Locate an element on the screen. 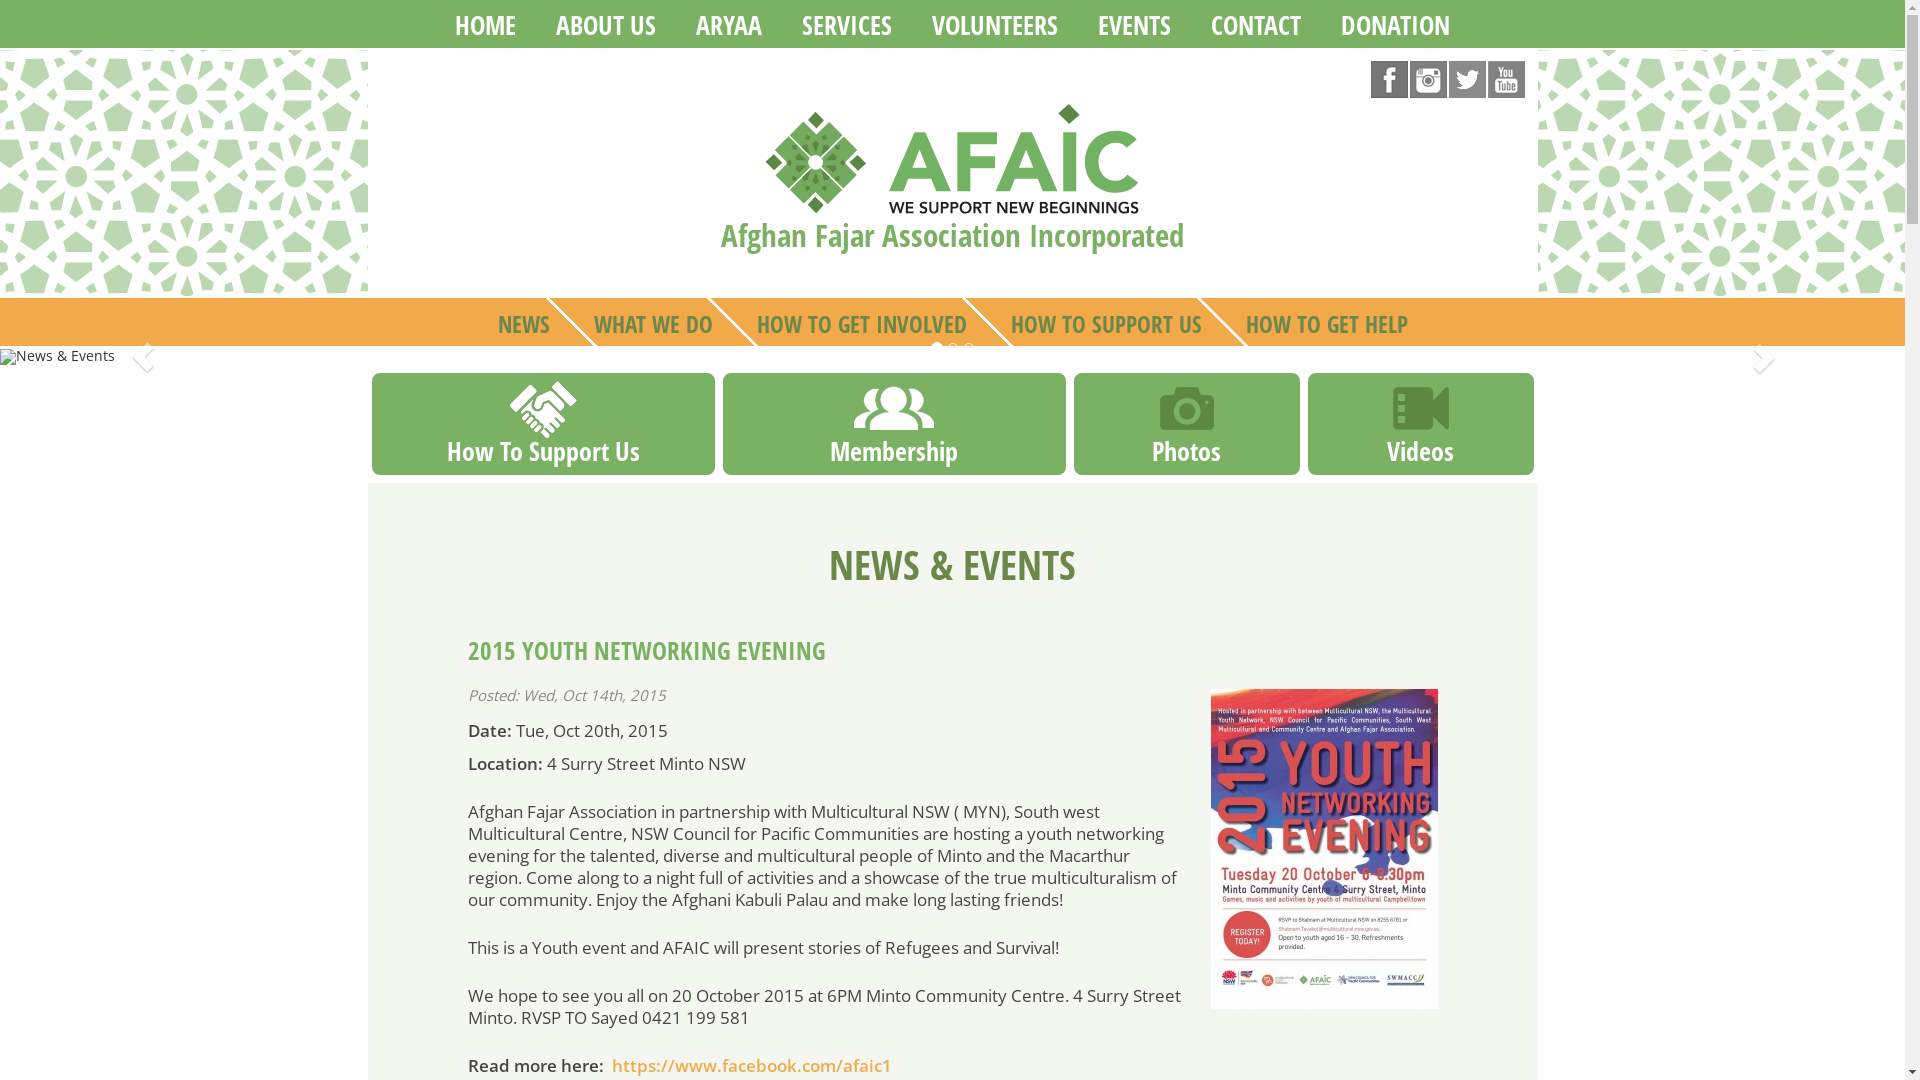 The height and width of the screenshot is (1080, 1920). 'NEWS' is located at coordinates (523, 320).